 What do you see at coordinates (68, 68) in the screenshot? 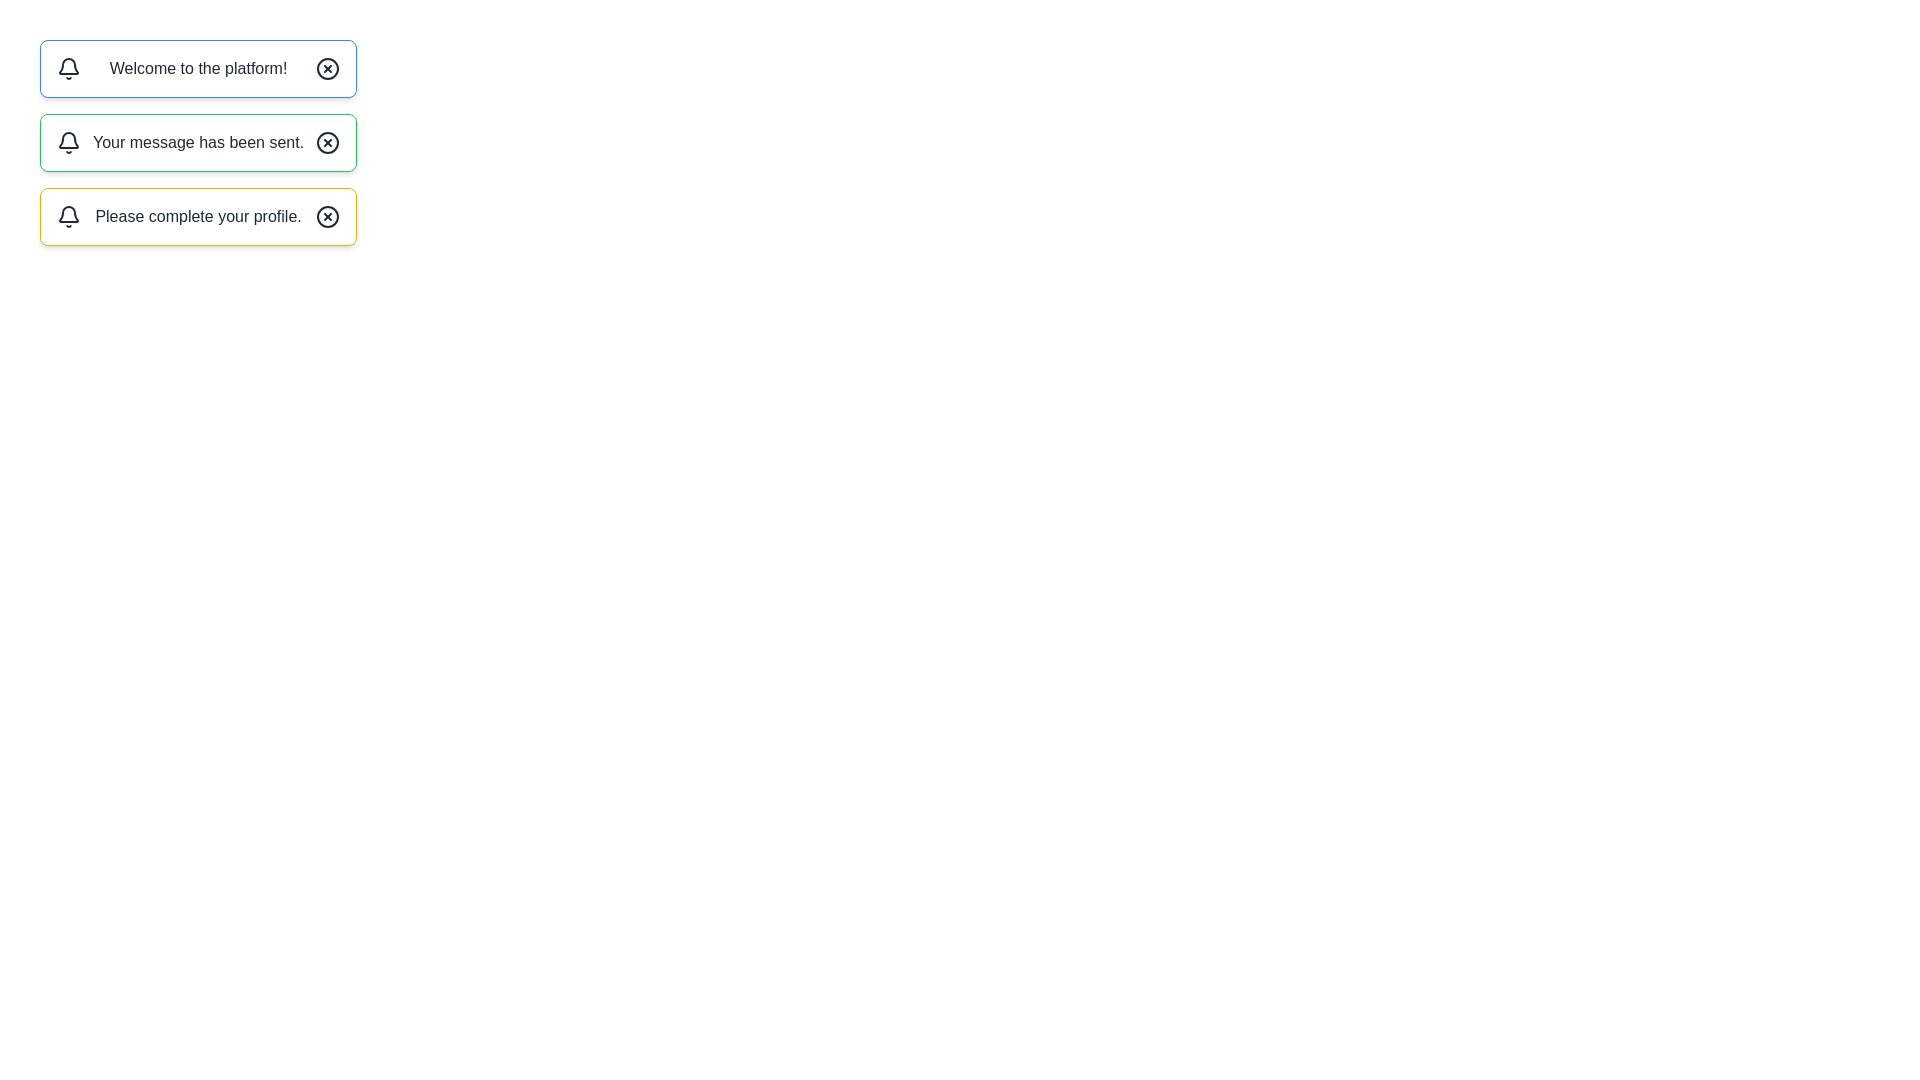
I see `the bell icon of the first message box` at bounding box center [68, 68].